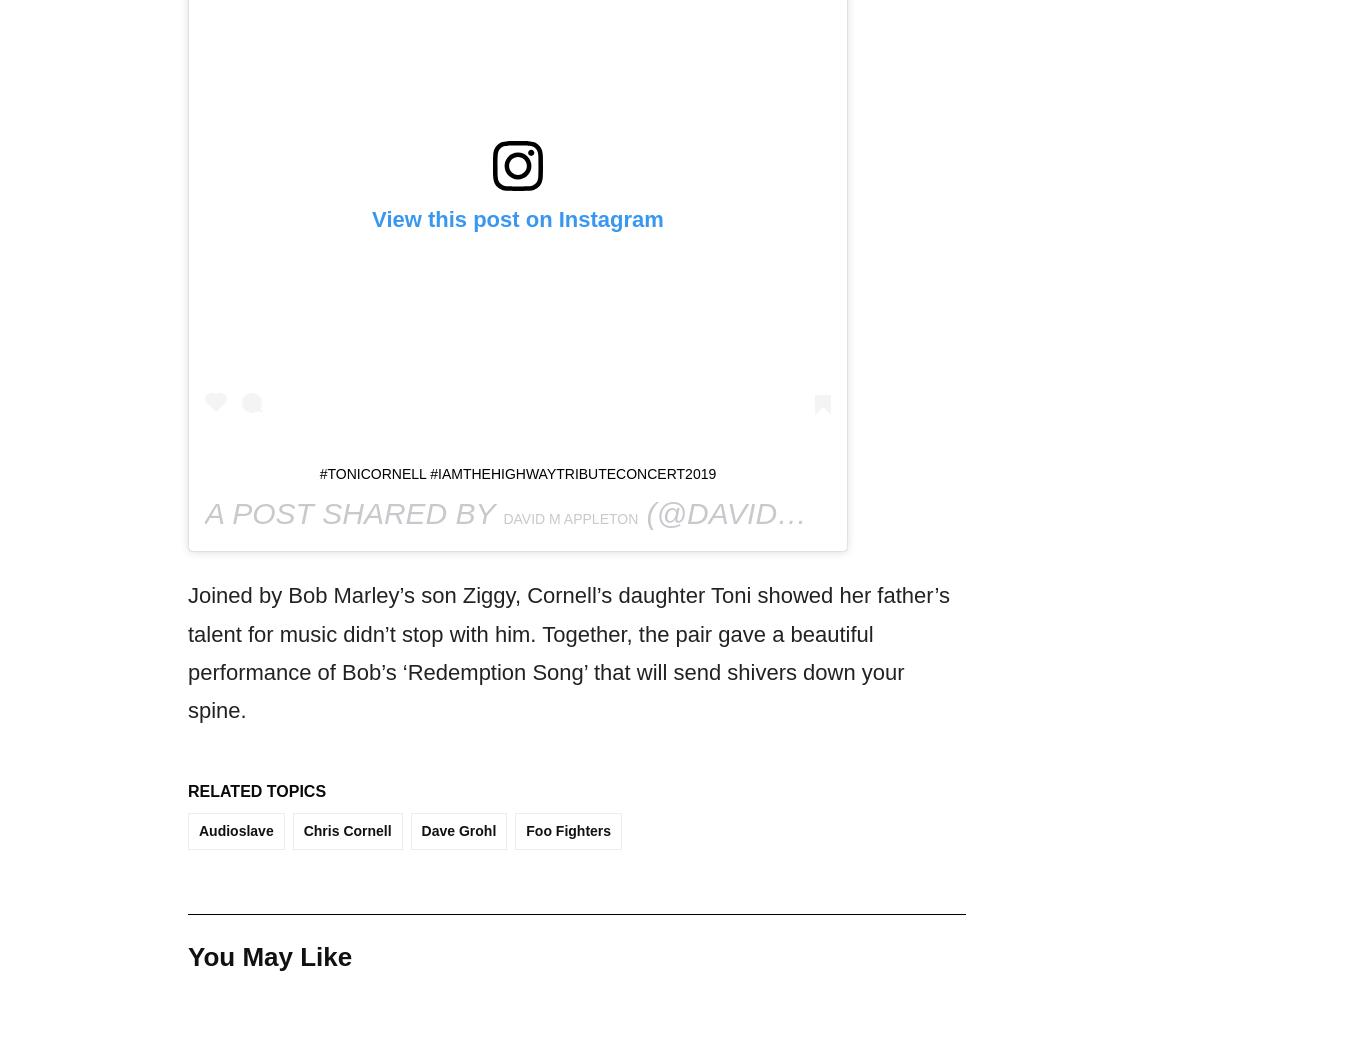 This screenshot has width=1350, height=1064. Describe the element at coordinates (256, 791) in the screenshot. I see `'Related Topics'` at that location.